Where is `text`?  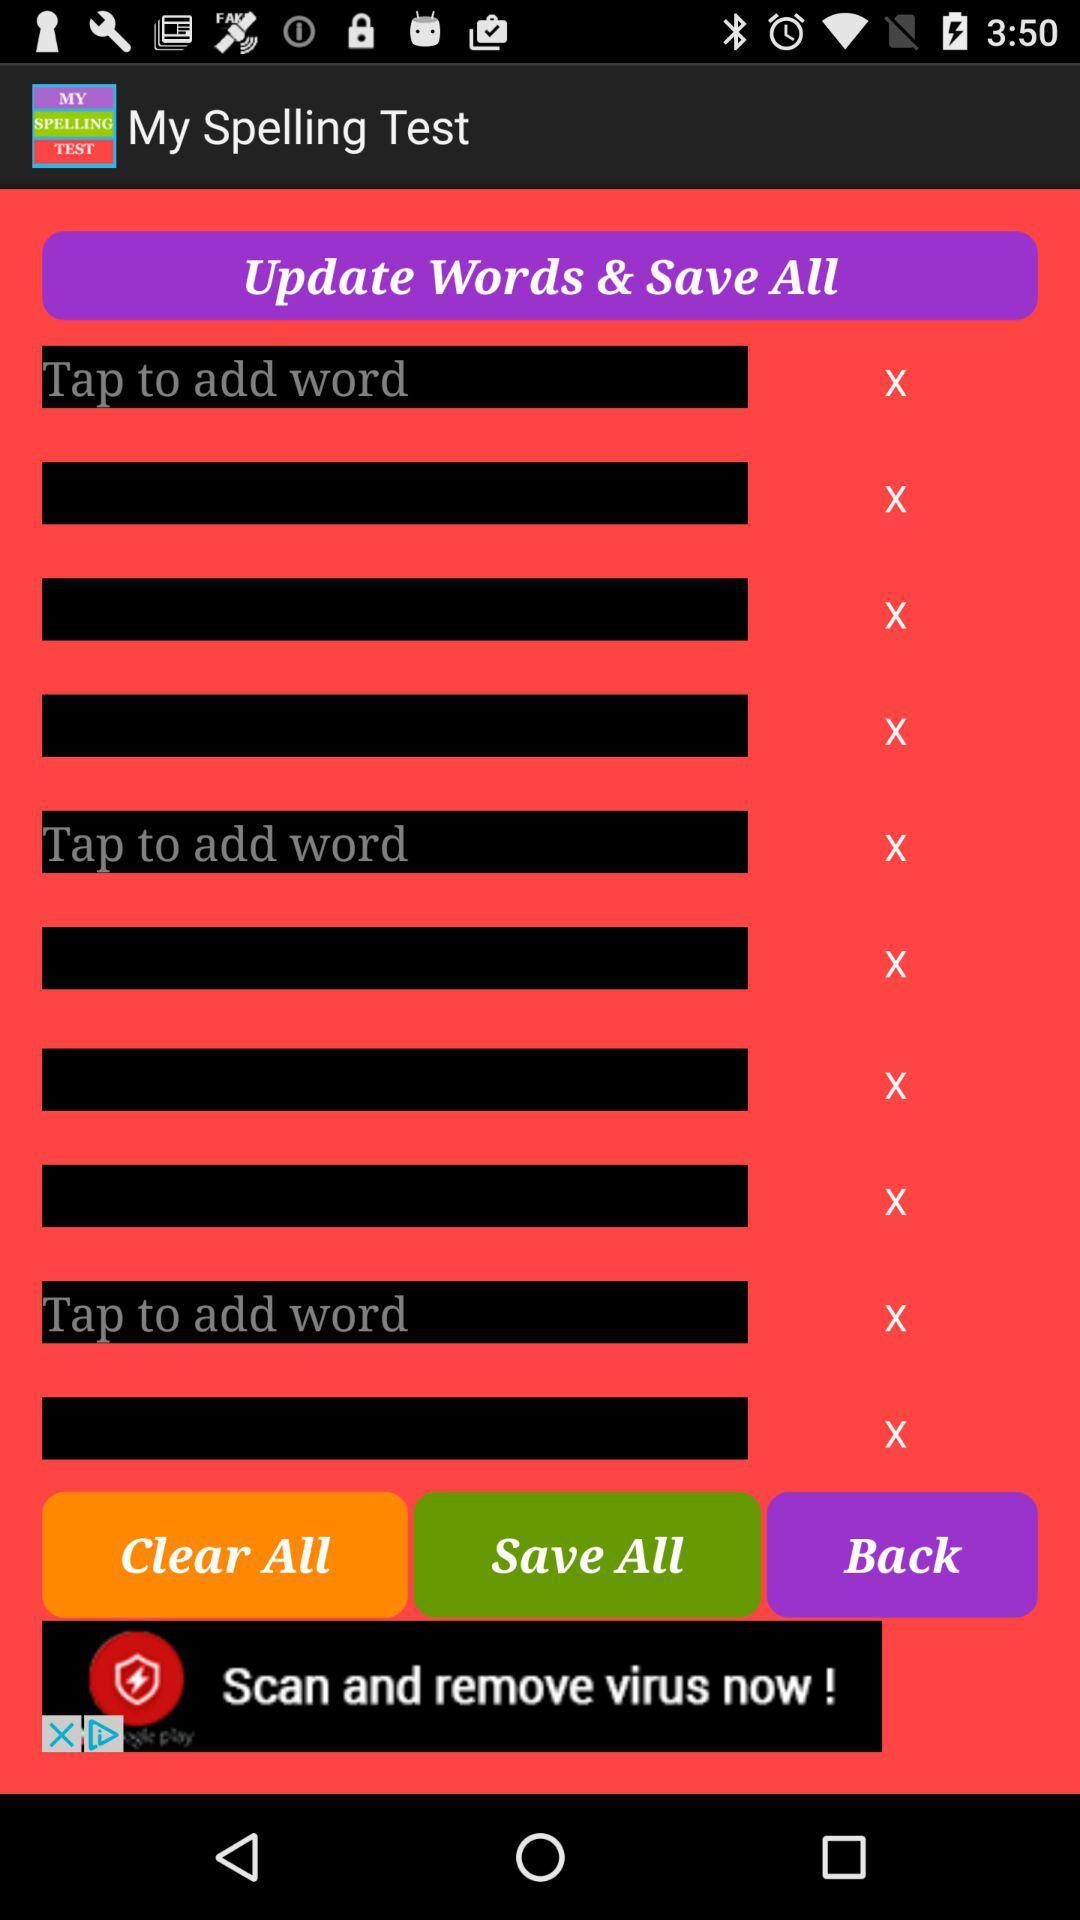
text is located at coordinates (394, 1427).